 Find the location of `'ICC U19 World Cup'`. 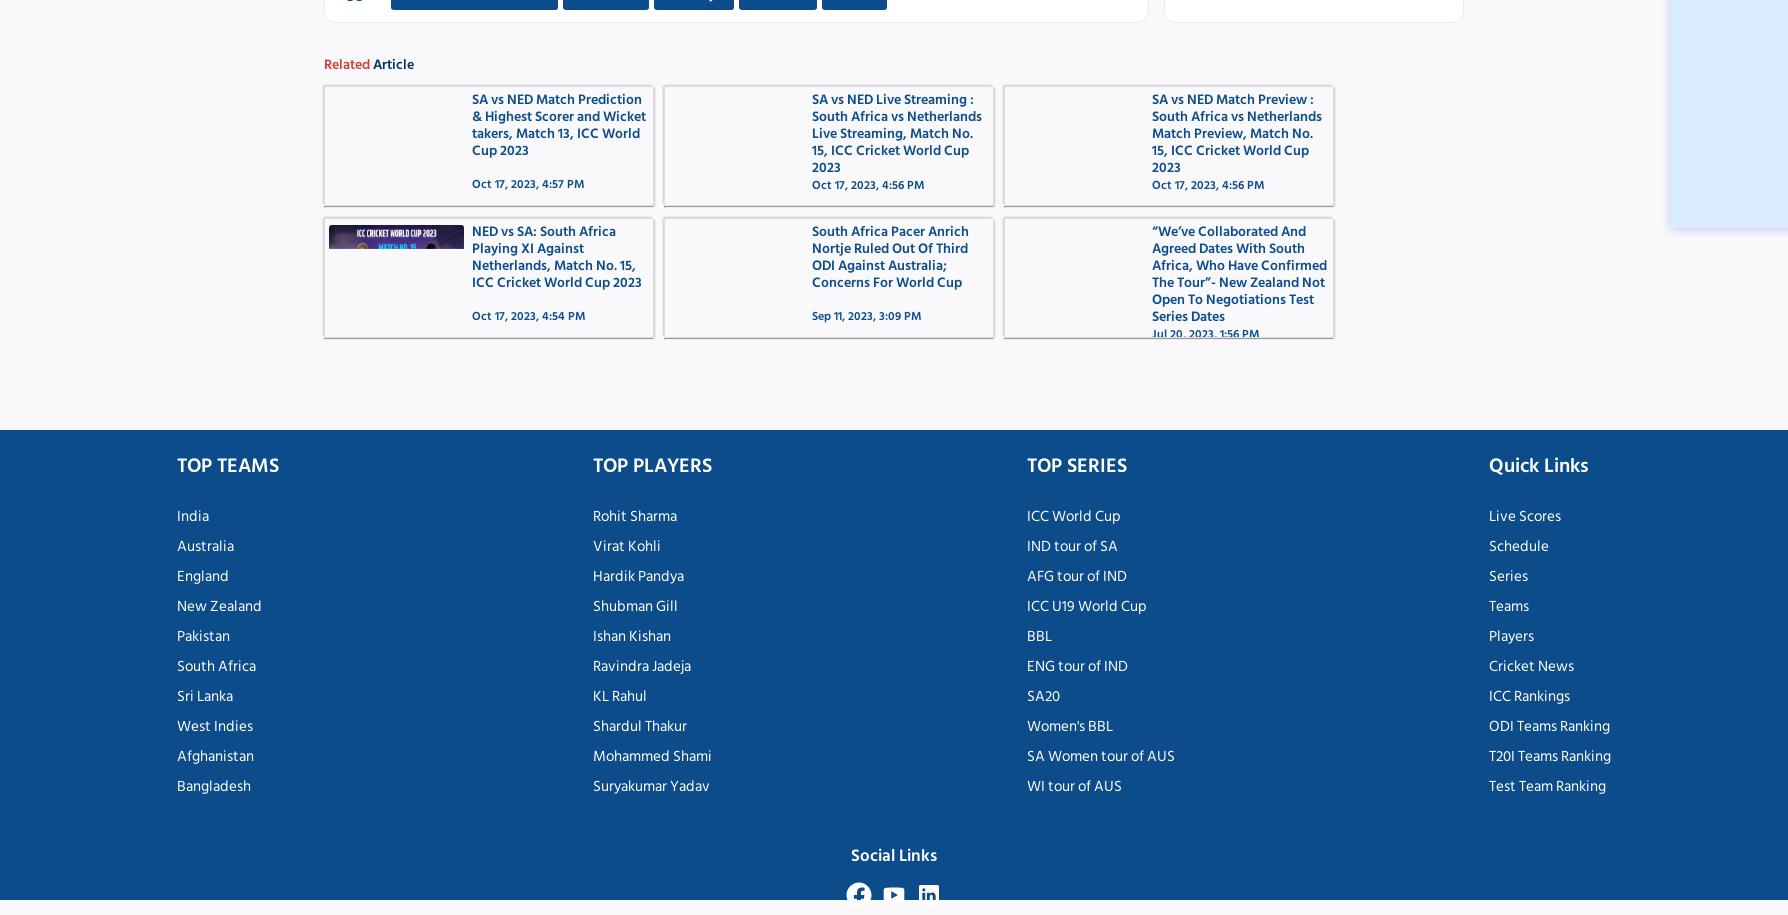

'ICC U19 World Cup' is located at coordinates (1025, 604).